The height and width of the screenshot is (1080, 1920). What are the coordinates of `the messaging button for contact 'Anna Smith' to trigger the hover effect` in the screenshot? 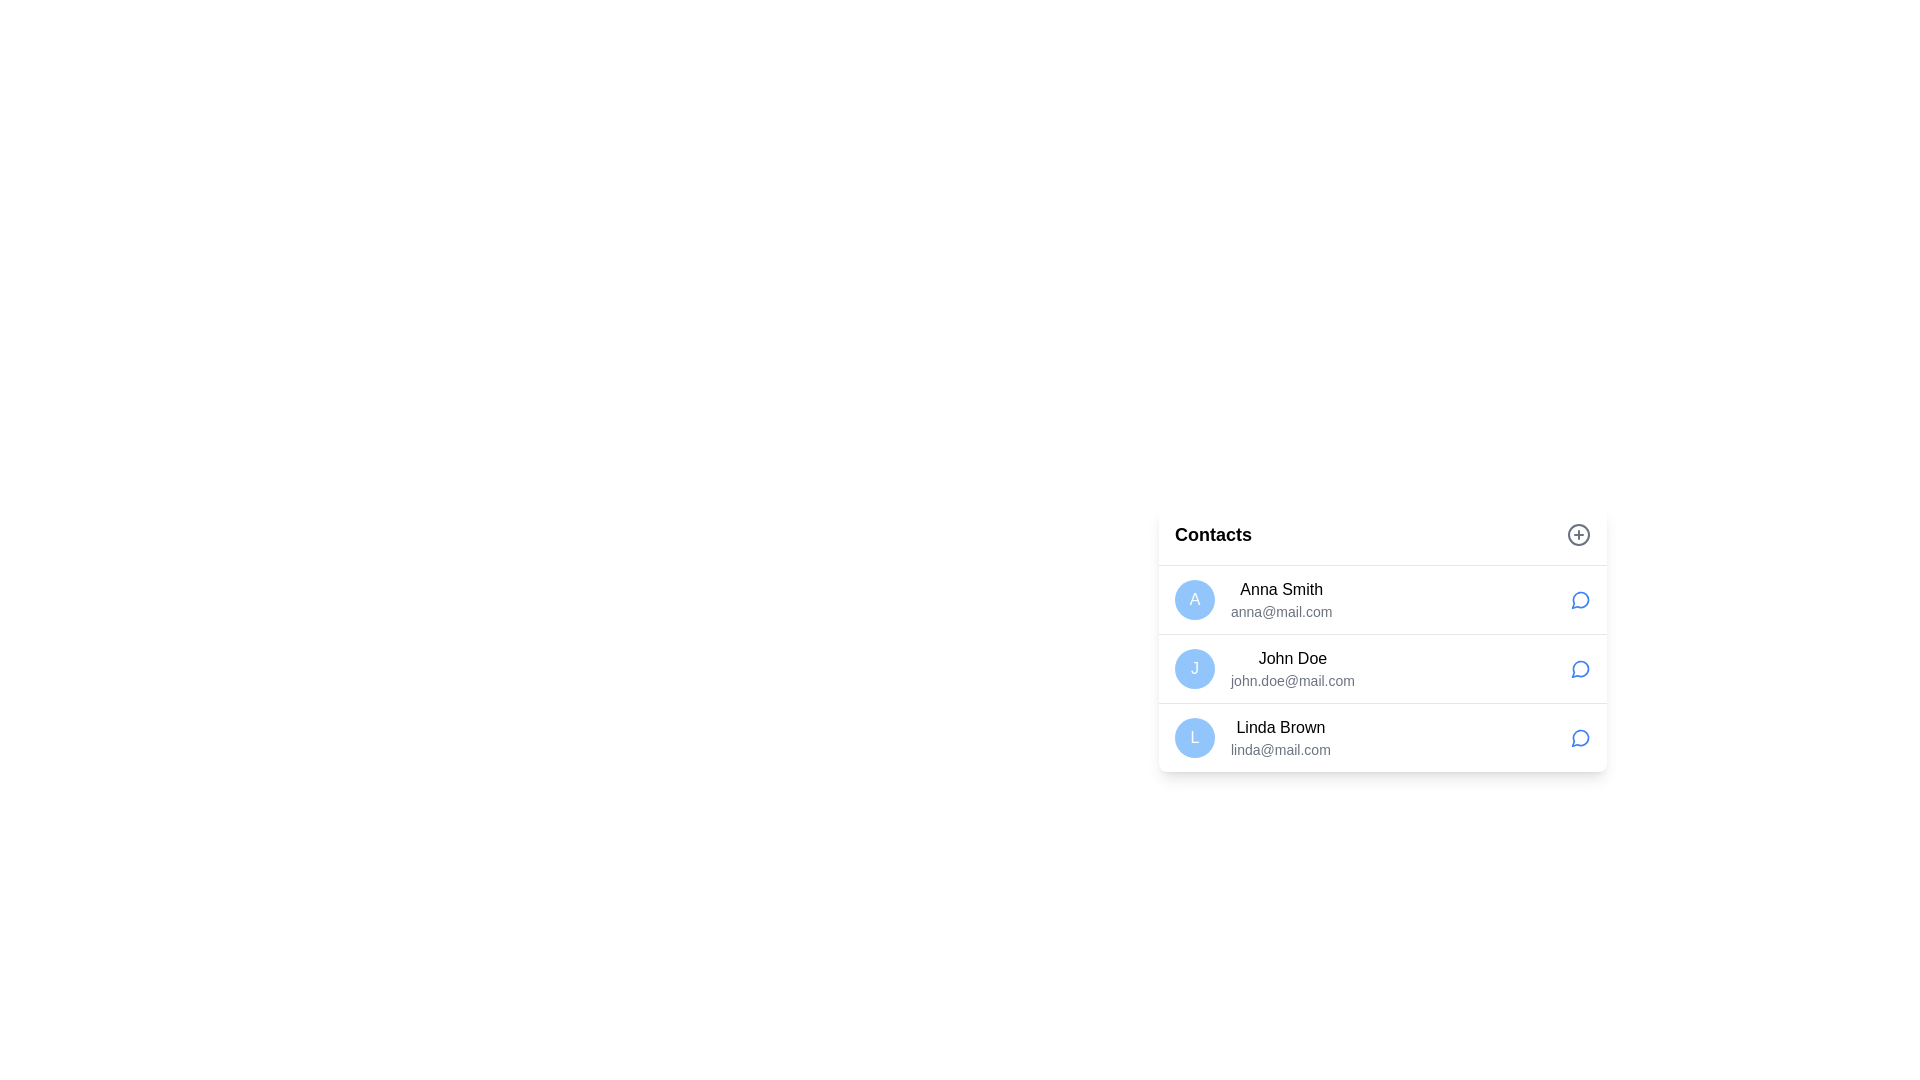 It's located at (1579, 599).